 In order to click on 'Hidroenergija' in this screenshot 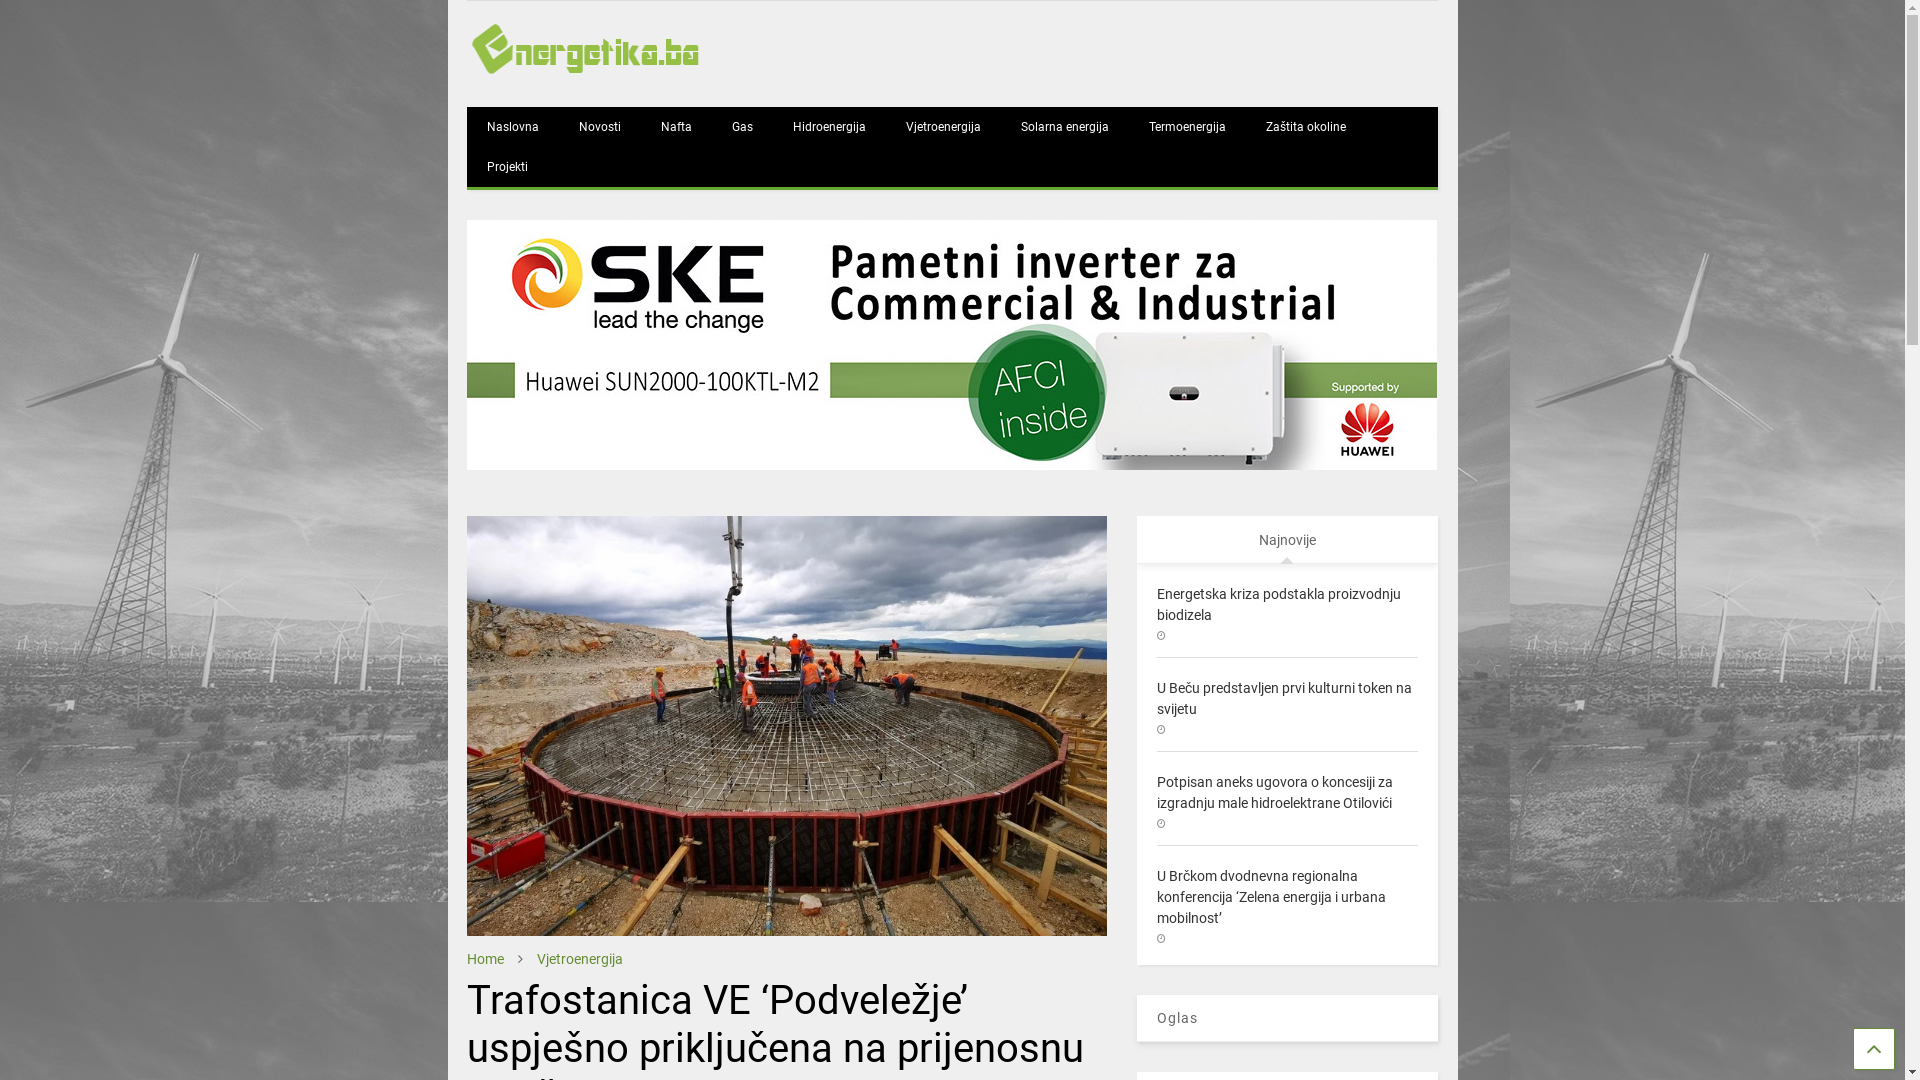, I will do `click(771, 127)`.